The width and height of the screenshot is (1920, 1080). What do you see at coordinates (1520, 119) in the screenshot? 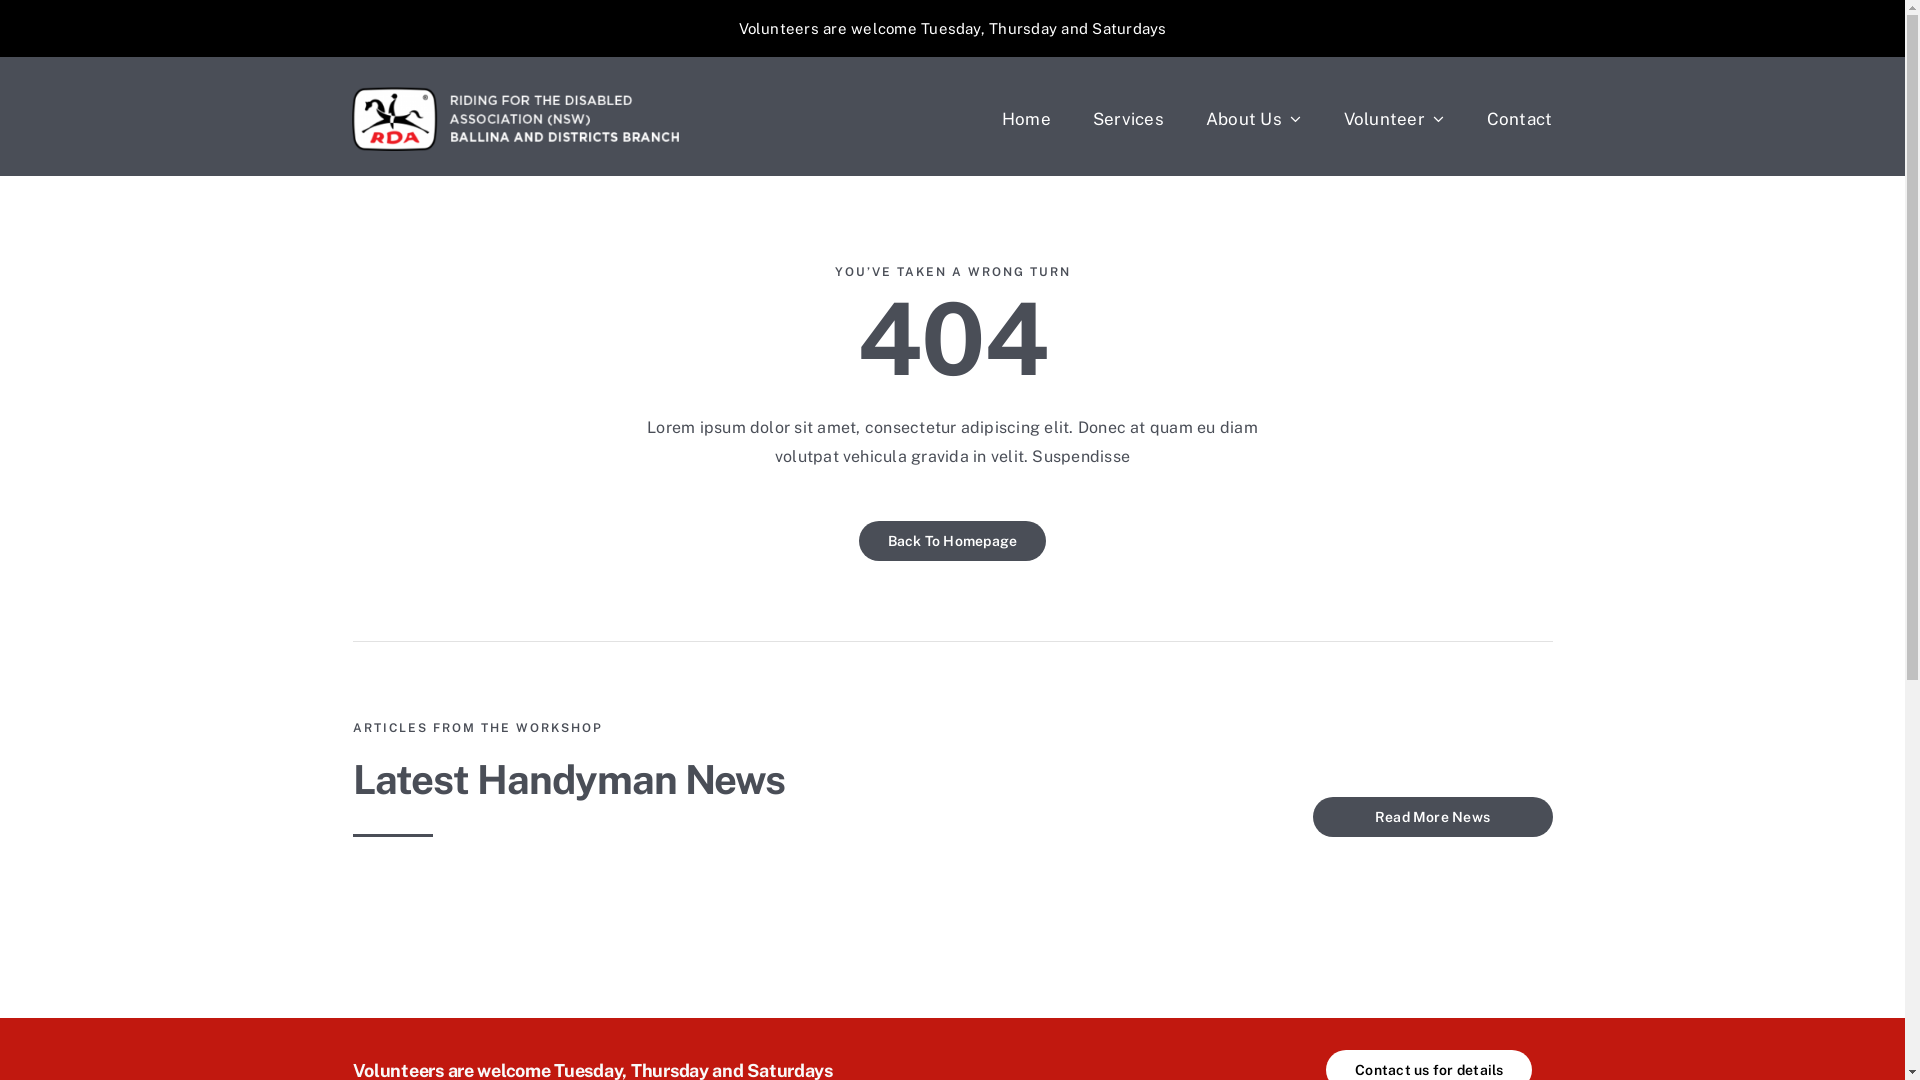
I see `'Contact'` at bounding box center [1520, 119].